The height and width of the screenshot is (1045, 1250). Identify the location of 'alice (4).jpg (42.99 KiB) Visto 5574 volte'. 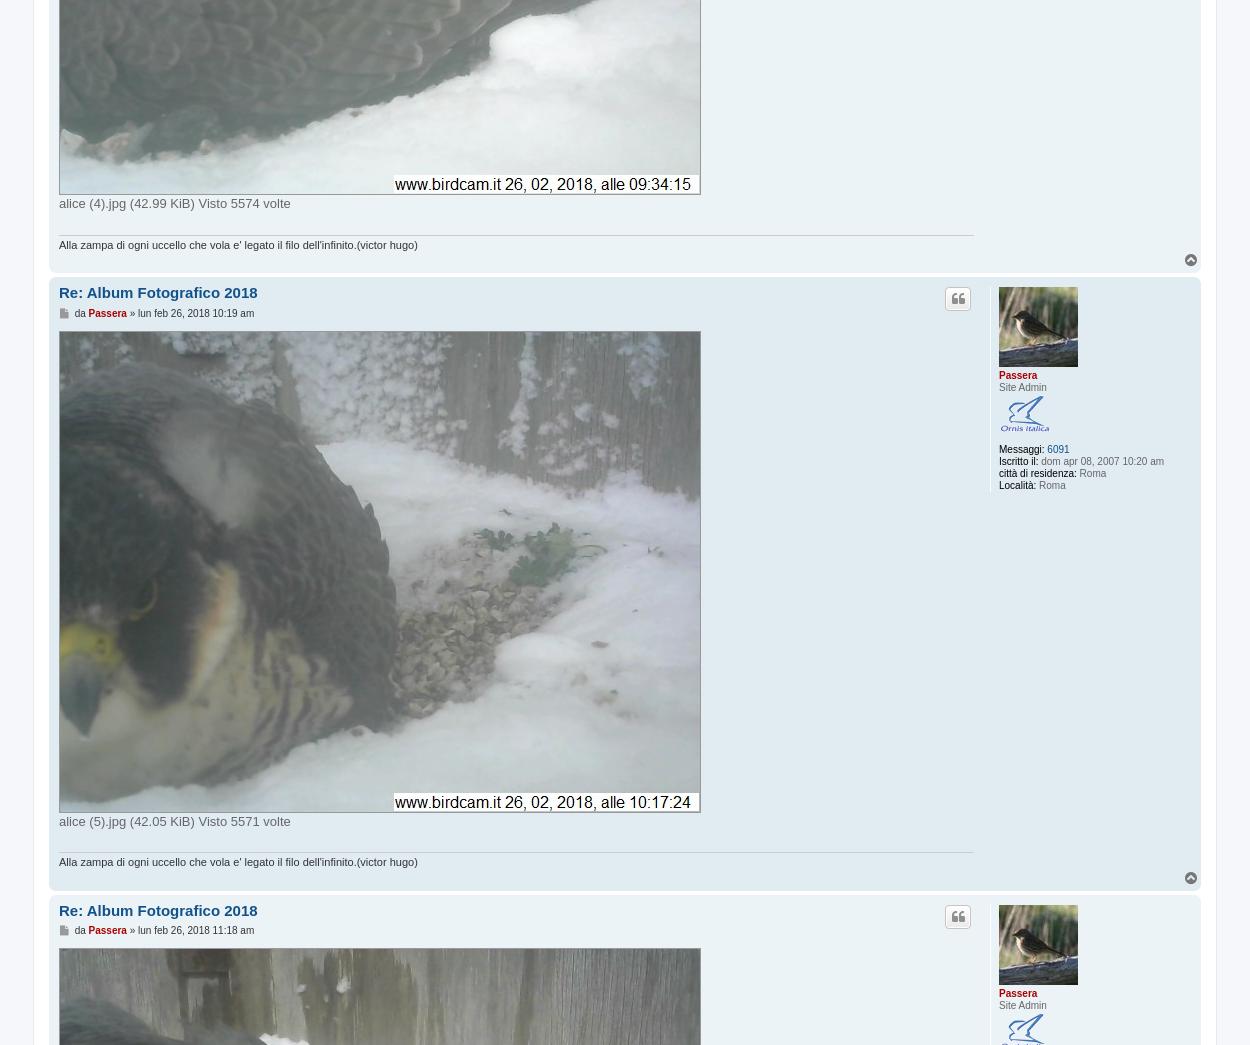
(174, 203).